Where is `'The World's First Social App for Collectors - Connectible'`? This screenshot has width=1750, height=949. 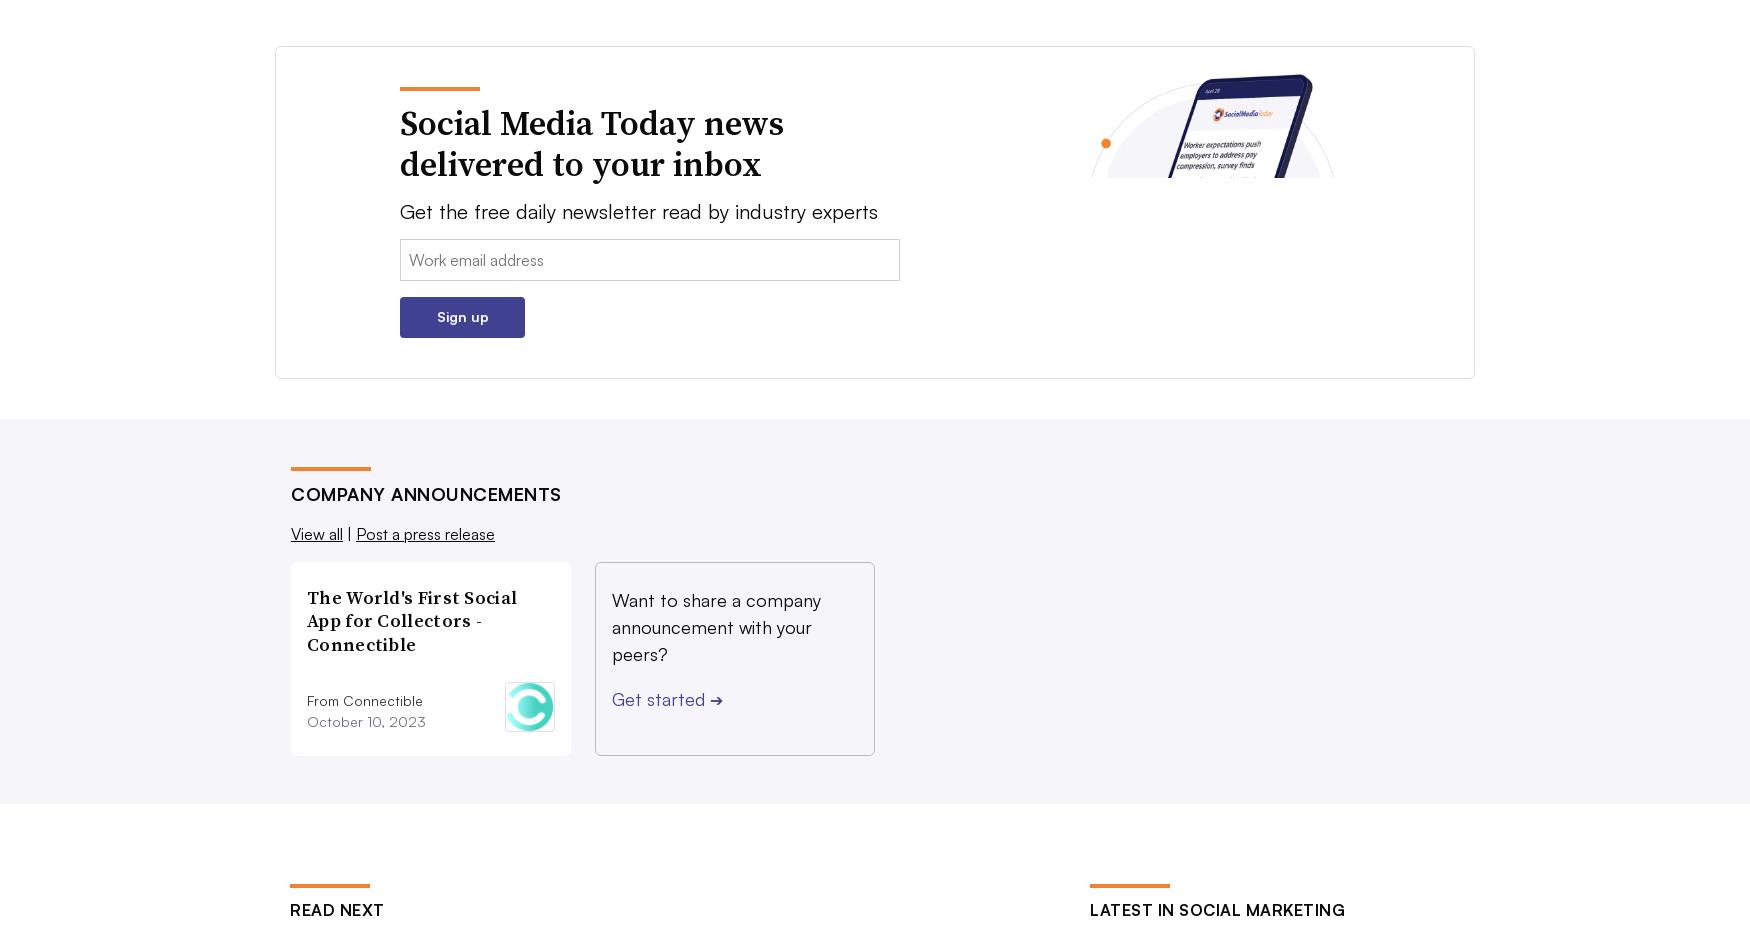 'The World's First Social App for Collectors - Connectible' is located at coordinates (305, 619).